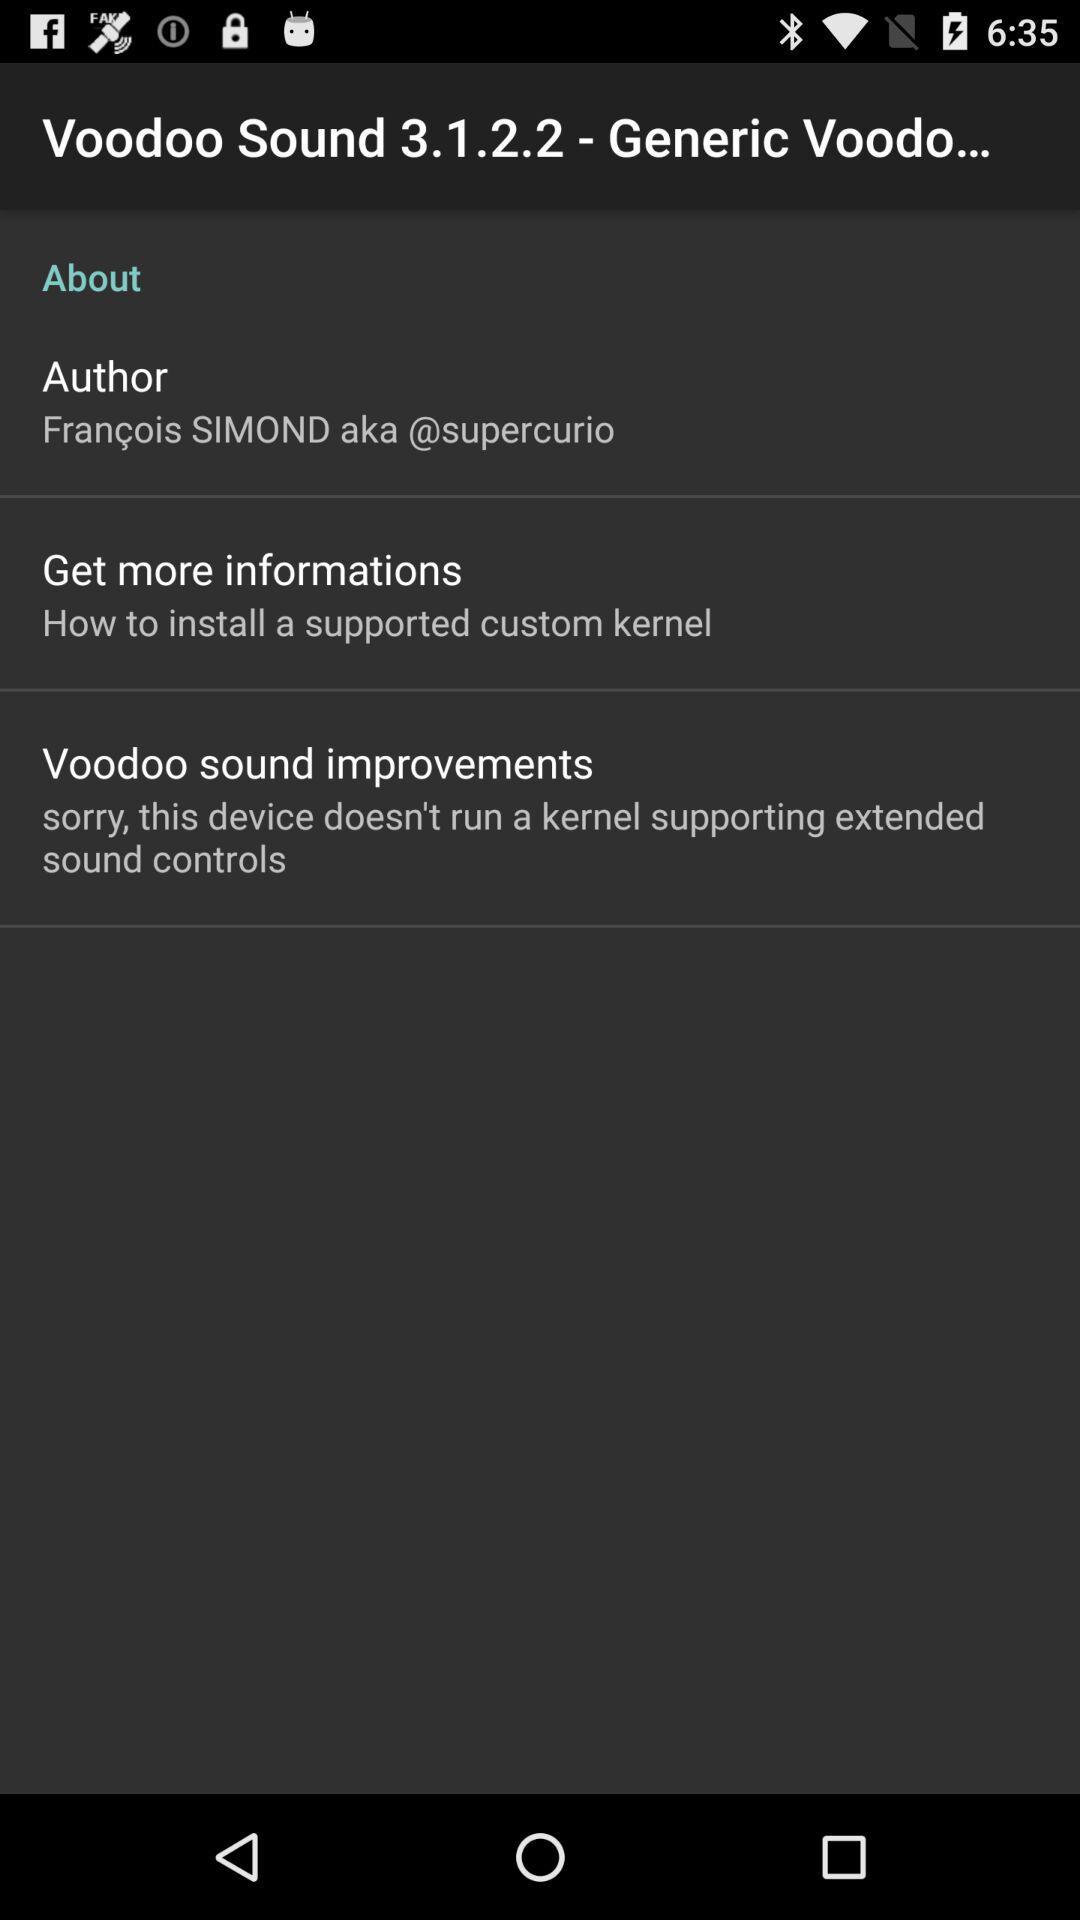 The height and width of the screenshot is (1920, 1080). Describe the element at coordinates (377, 620) in the screenshot. I see `icon above the voodoo sound improvements app` at that location.